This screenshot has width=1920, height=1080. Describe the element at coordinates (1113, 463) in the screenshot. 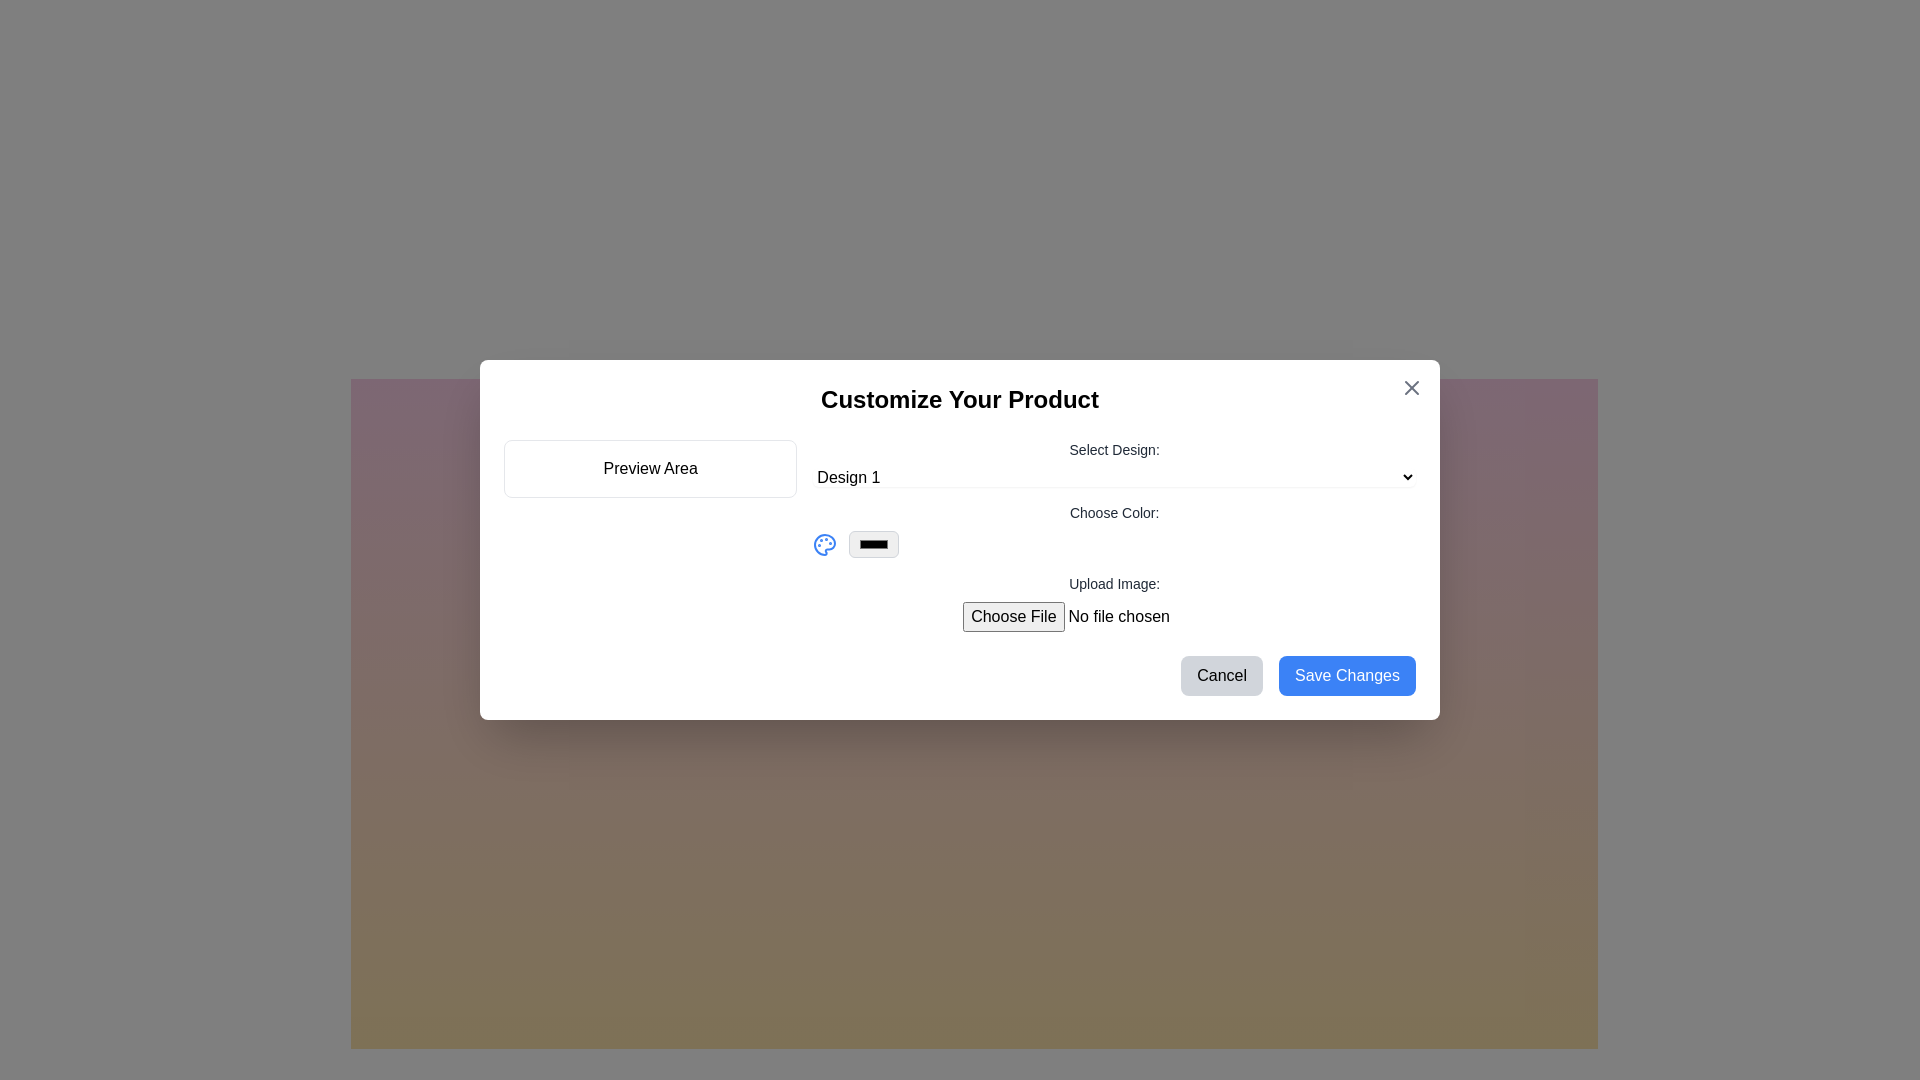

I see `an option from the dropdown menu labeled 'Select Design:' which is styled with a white background and rounded corners, located at the top center of the form under the title 'Customize Your Product'` at that location.